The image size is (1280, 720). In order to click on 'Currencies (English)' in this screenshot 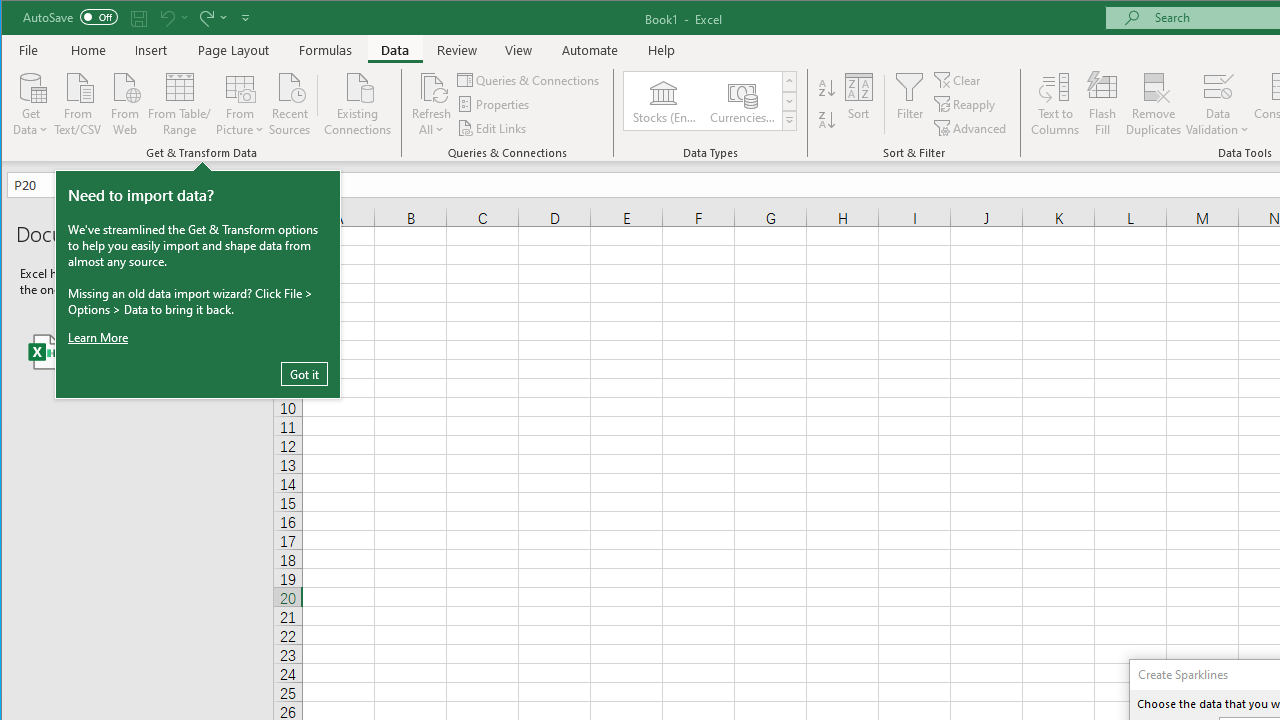, I will do `click(740, 100)`.